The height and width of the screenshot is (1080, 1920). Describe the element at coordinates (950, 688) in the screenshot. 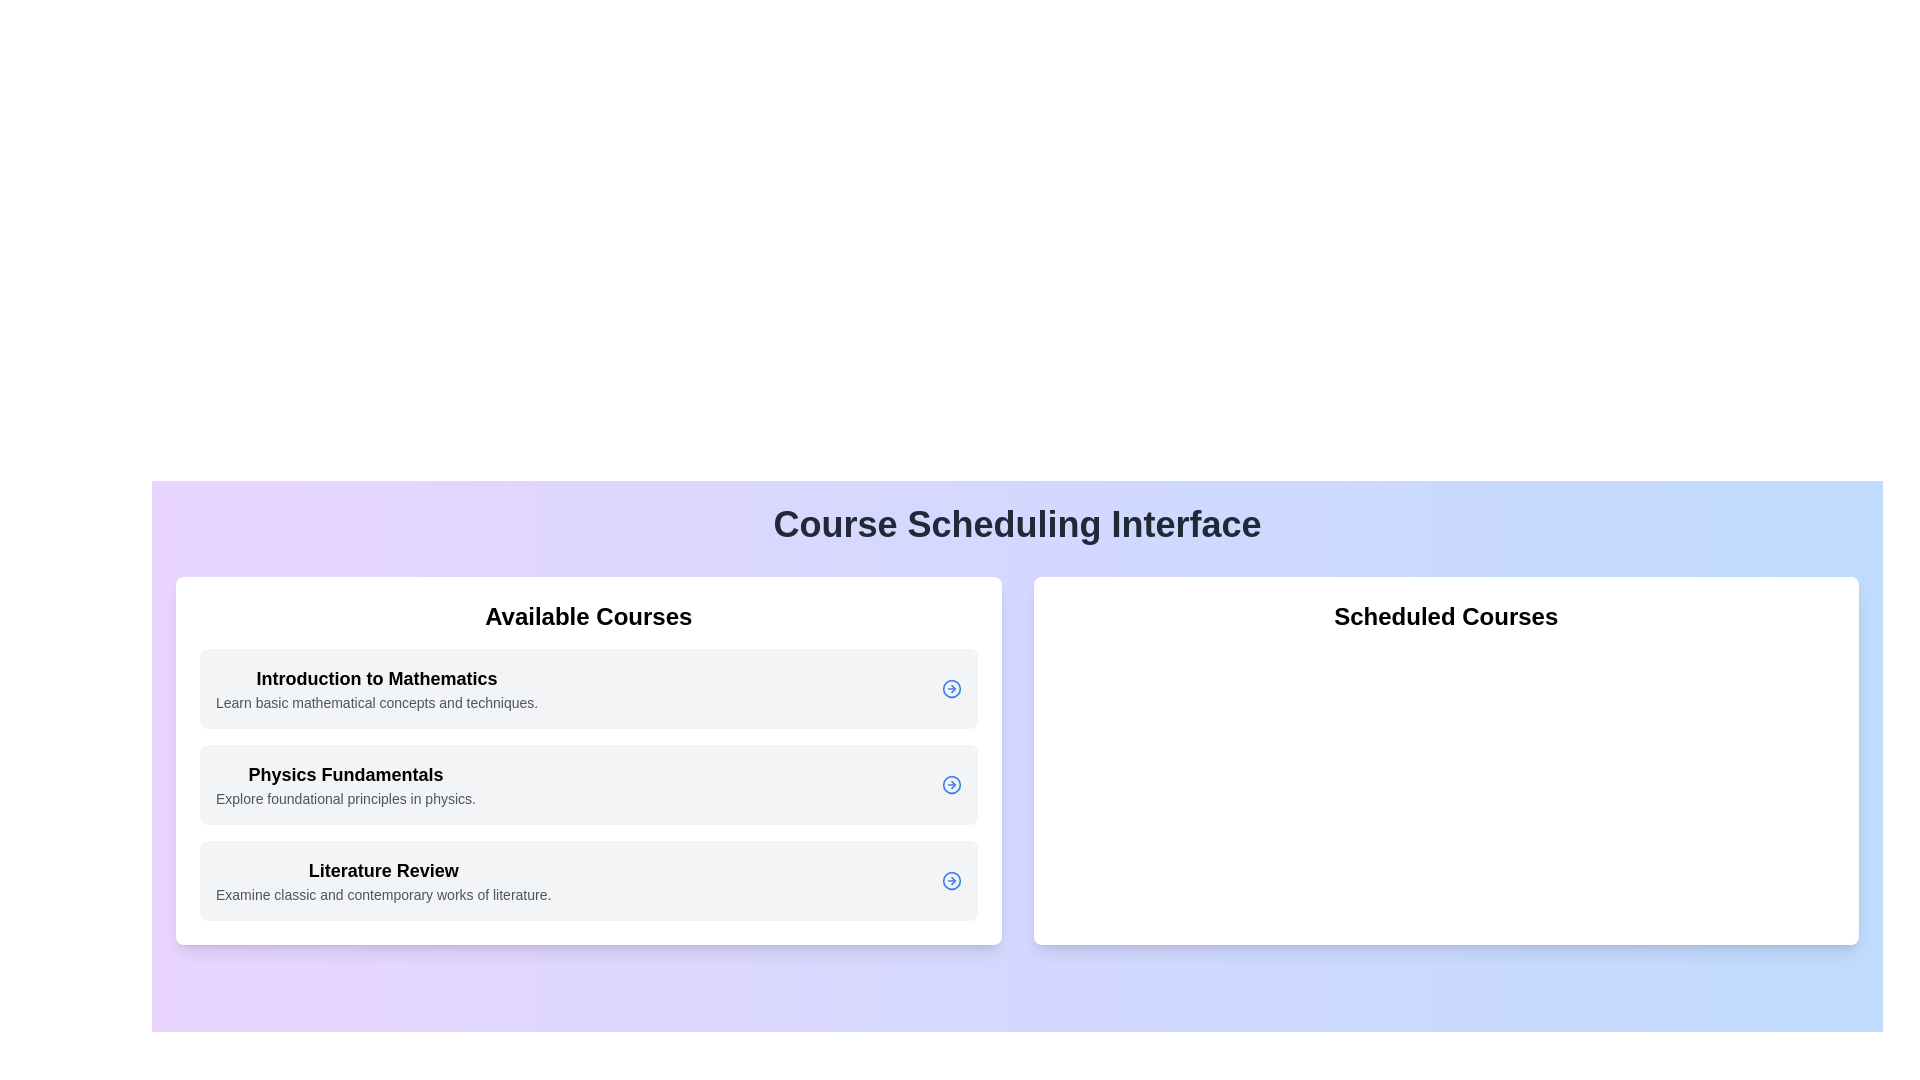

I see `the button located at the top-right corner of the 'Introduction to Mathematics' course card` at that location.